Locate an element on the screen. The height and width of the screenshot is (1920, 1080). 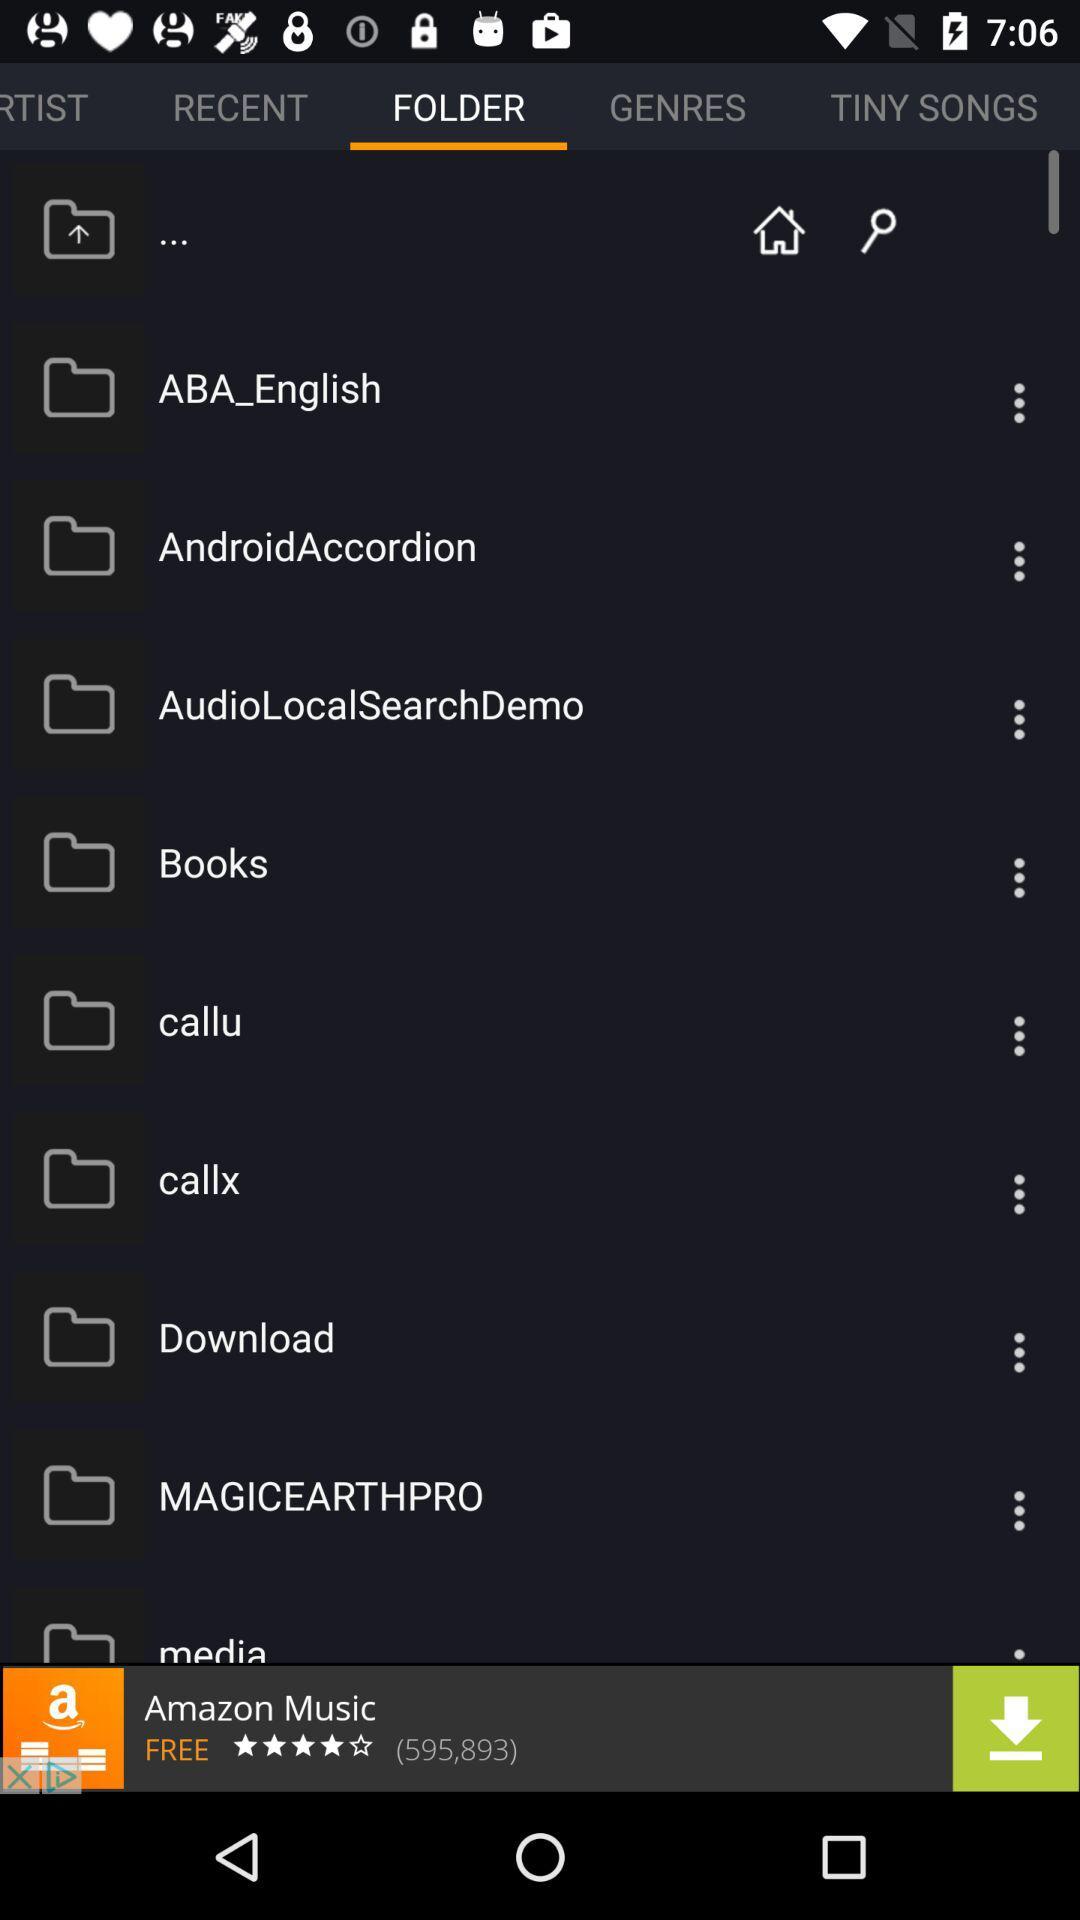
see file options is located at coordinates (978, 387).